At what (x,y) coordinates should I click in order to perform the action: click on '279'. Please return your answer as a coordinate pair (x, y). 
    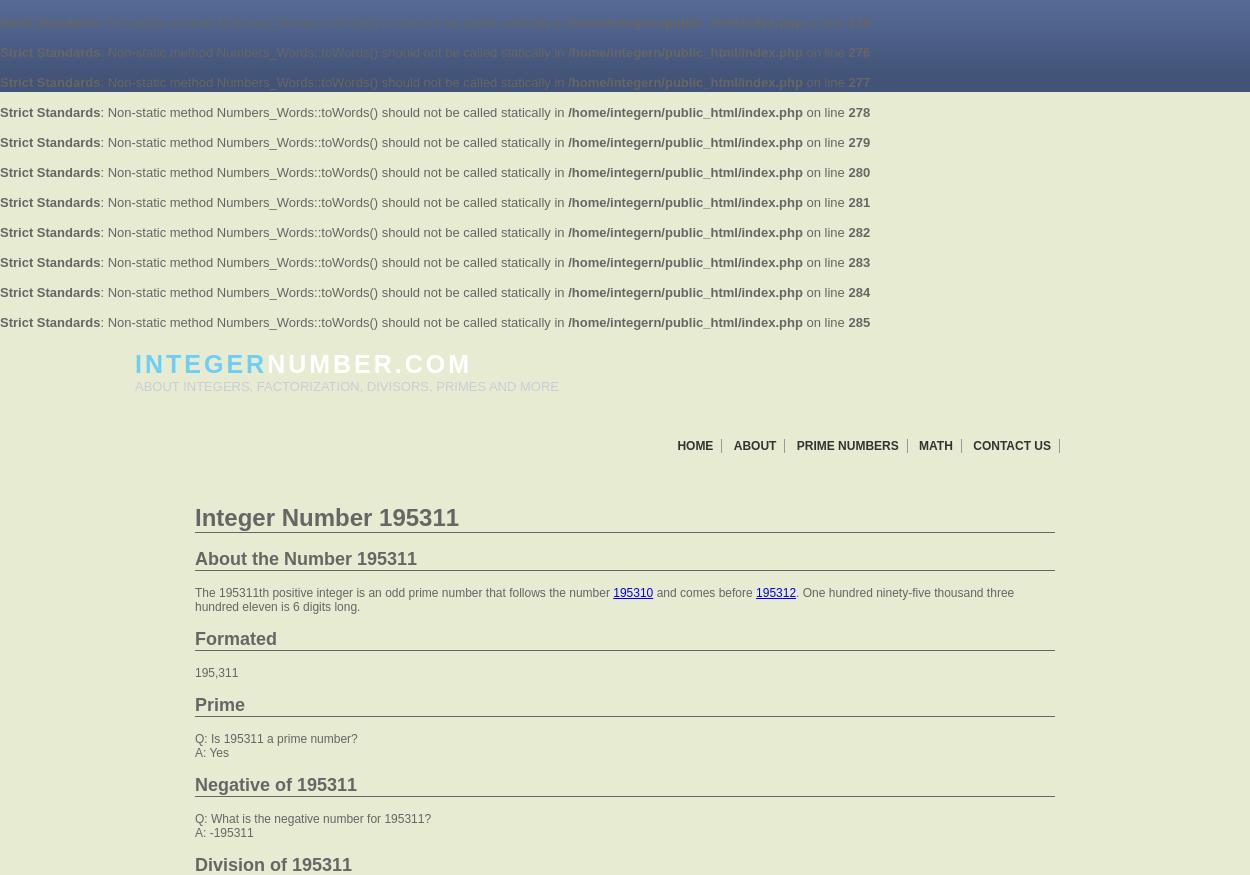
    Looking at the image, I should click on (858, 141).